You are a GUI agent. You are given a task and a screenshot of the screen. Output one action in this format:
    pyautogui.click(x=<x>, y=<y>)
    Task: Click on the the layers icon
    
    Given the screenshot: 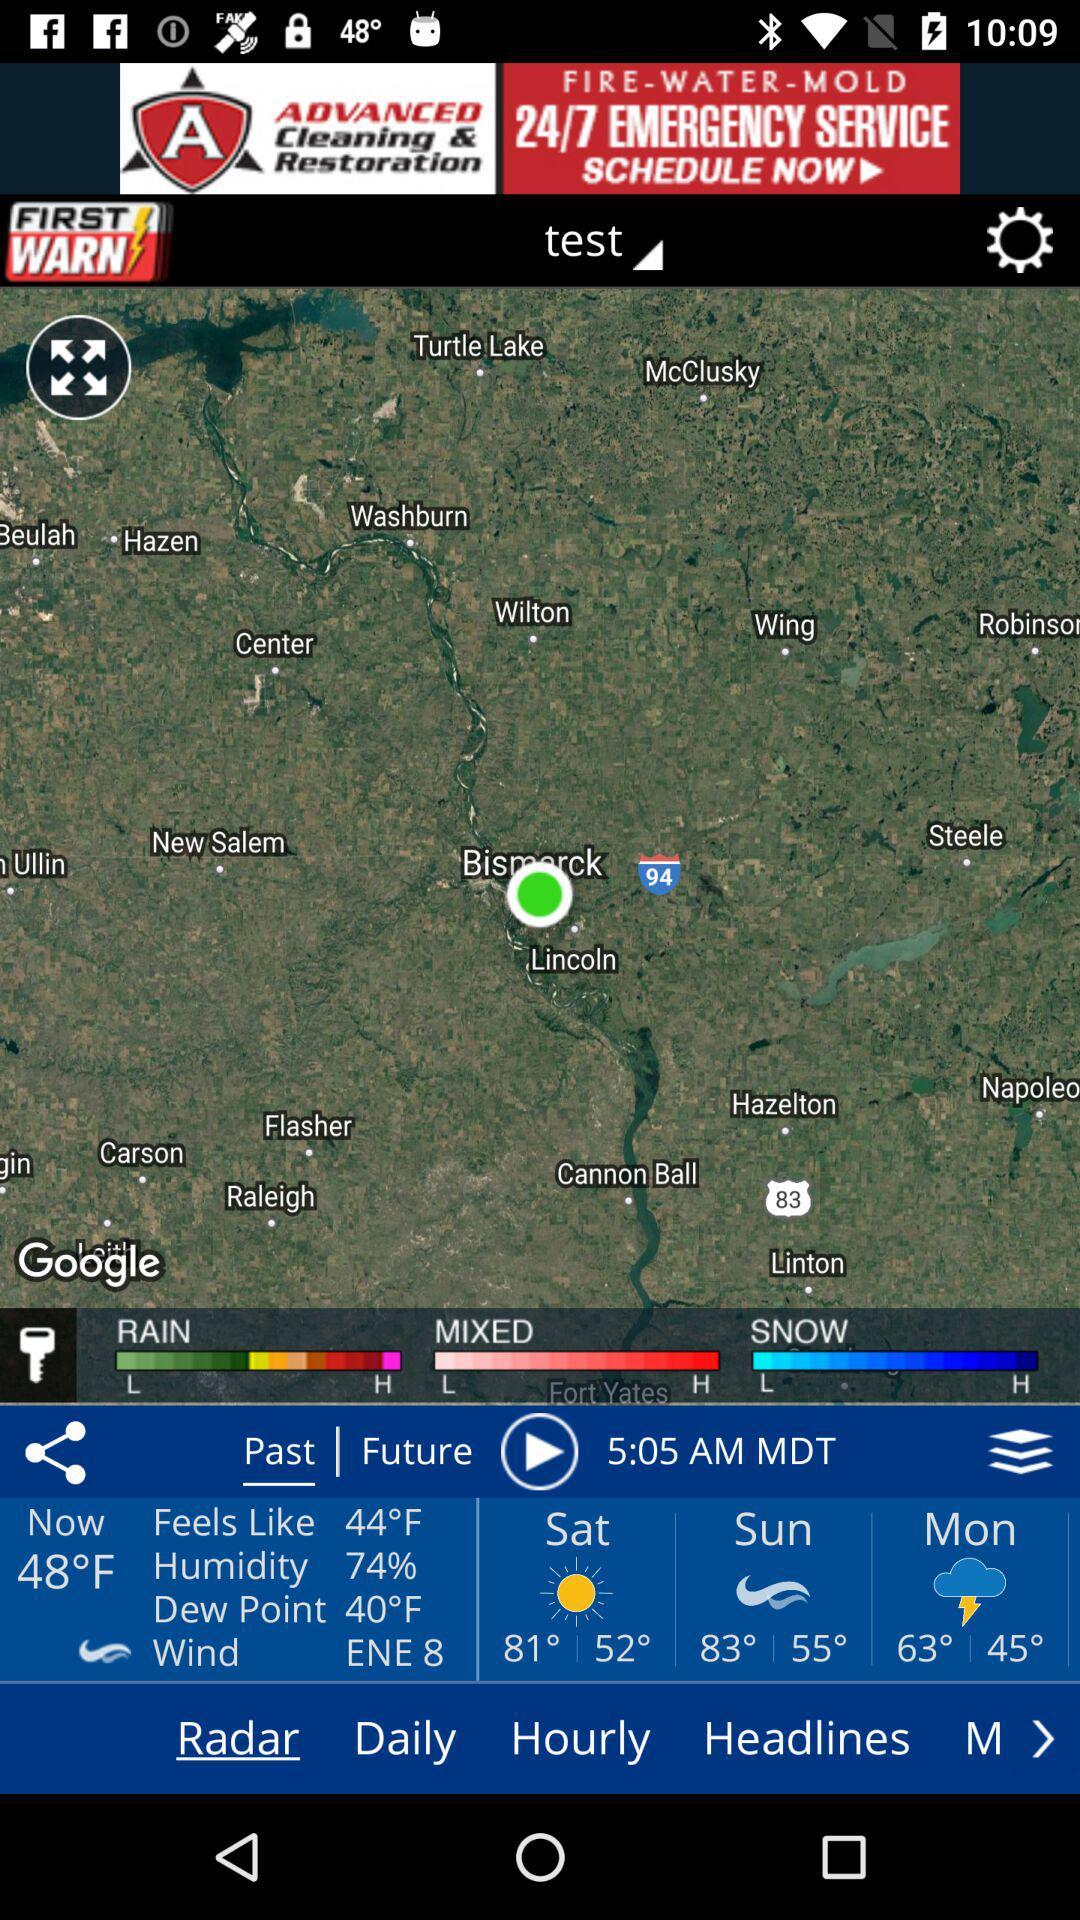 What is the action you would take?
    pyautogui.click(x=1020, y=1451)
    